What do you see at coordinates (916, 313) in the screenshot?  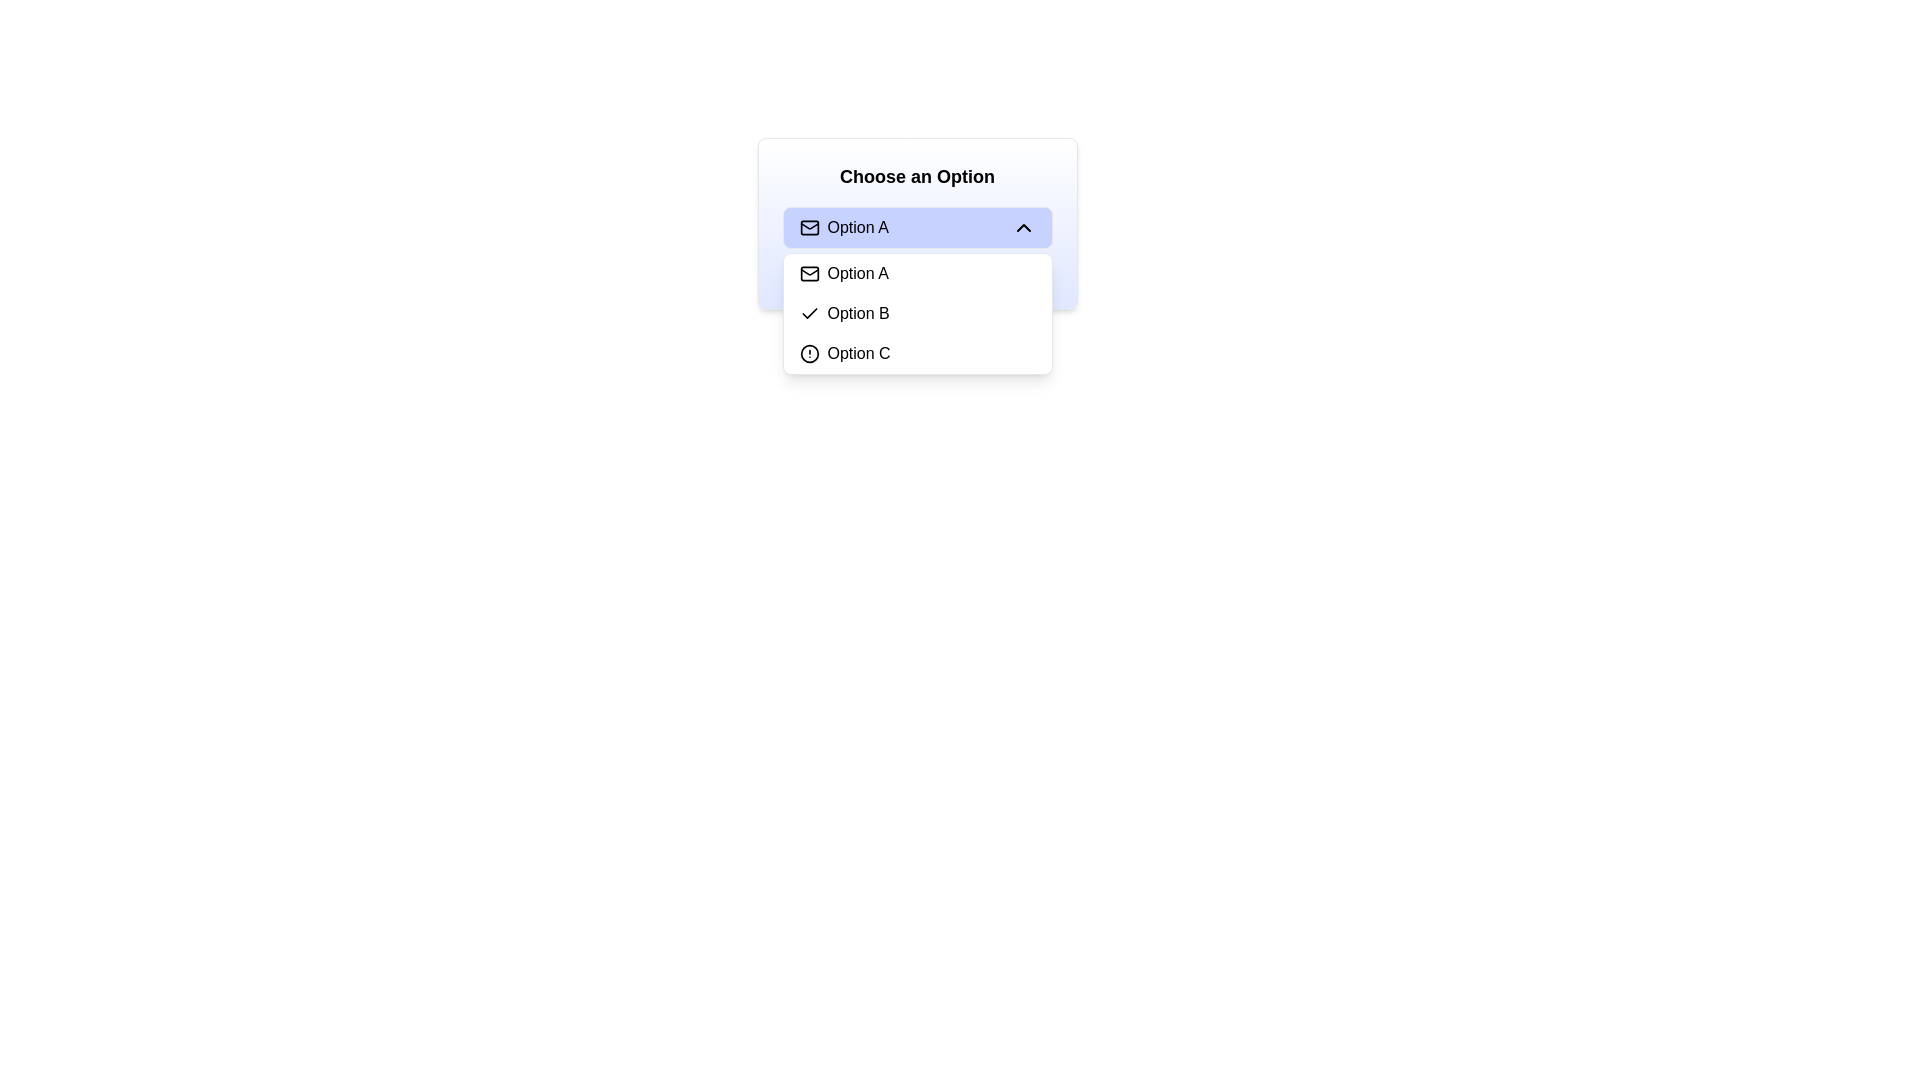 I see `the second item in the dropdown menu that allows users to select 'Option B'` at bounding box center [916, 313].